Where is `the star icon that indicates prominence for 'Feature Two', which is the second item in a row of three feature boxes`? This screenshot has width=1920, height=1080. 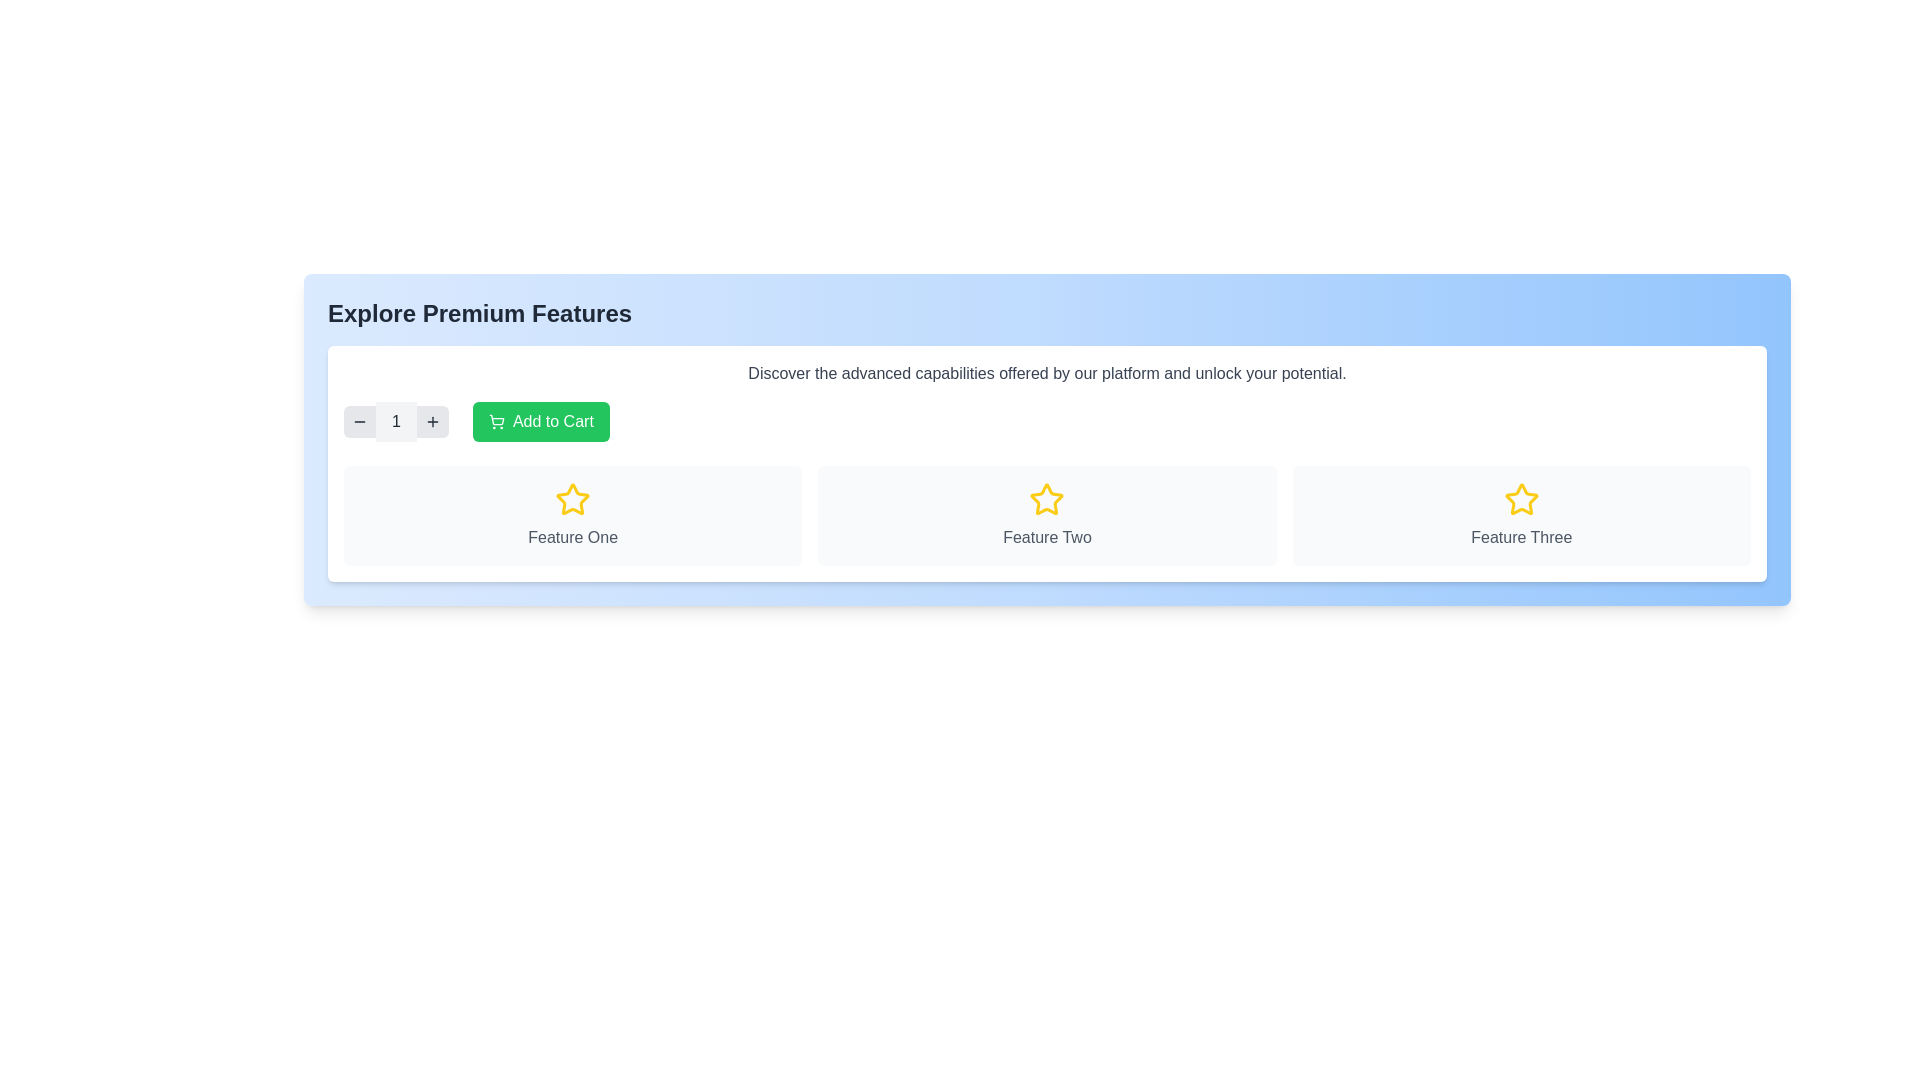 the star icon that indicates prominence for 'Feature Two', which is the second item in a row of three feature boxes is located at coordinates (1046, 498).